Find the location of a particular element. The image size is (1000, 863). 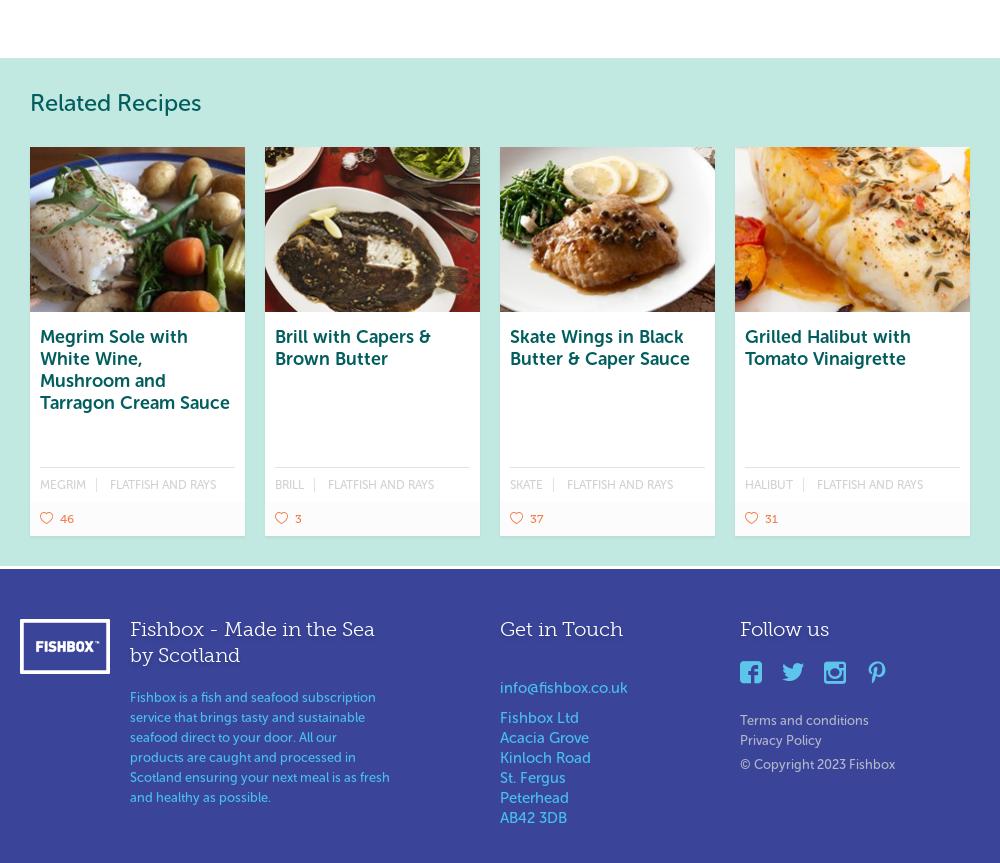

'Terms and conditions' is located at coordinates (804, 719).